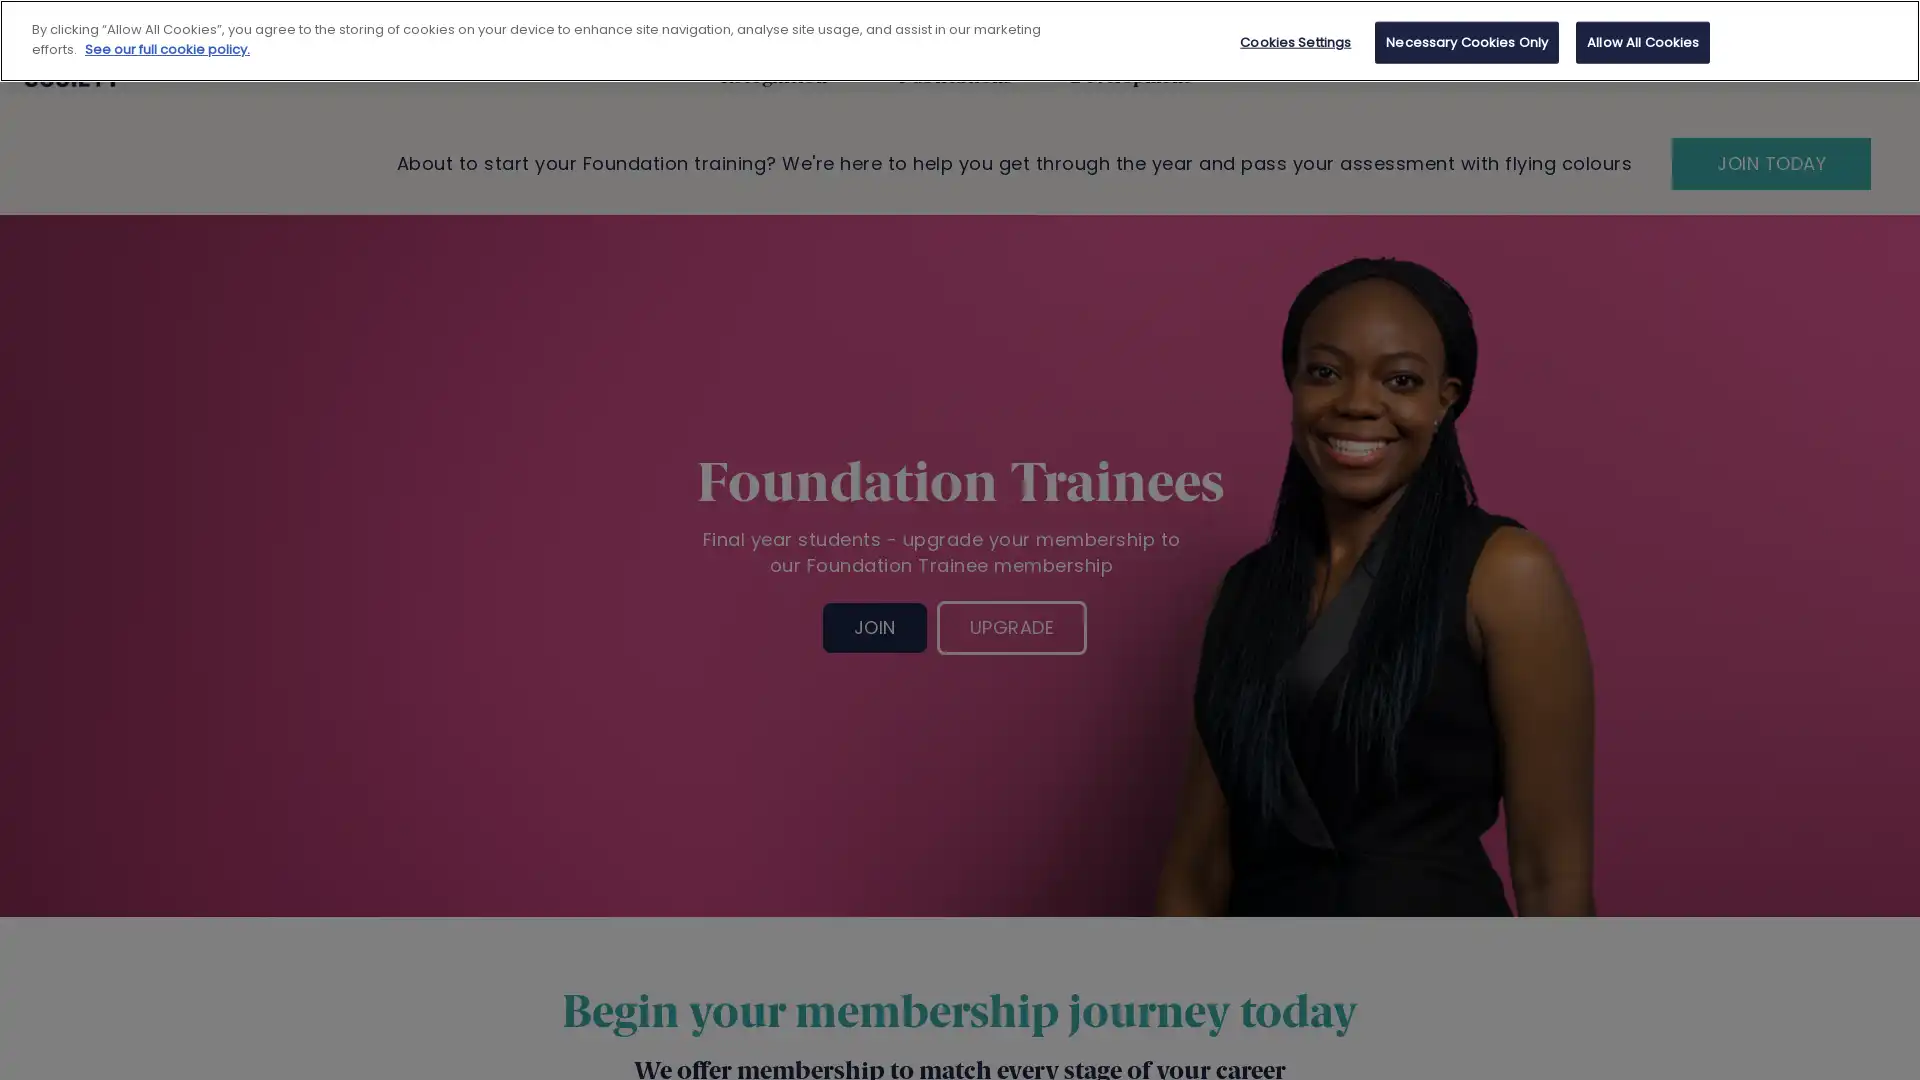  I want to click on Allow All Cookies, so click(1642, 42).